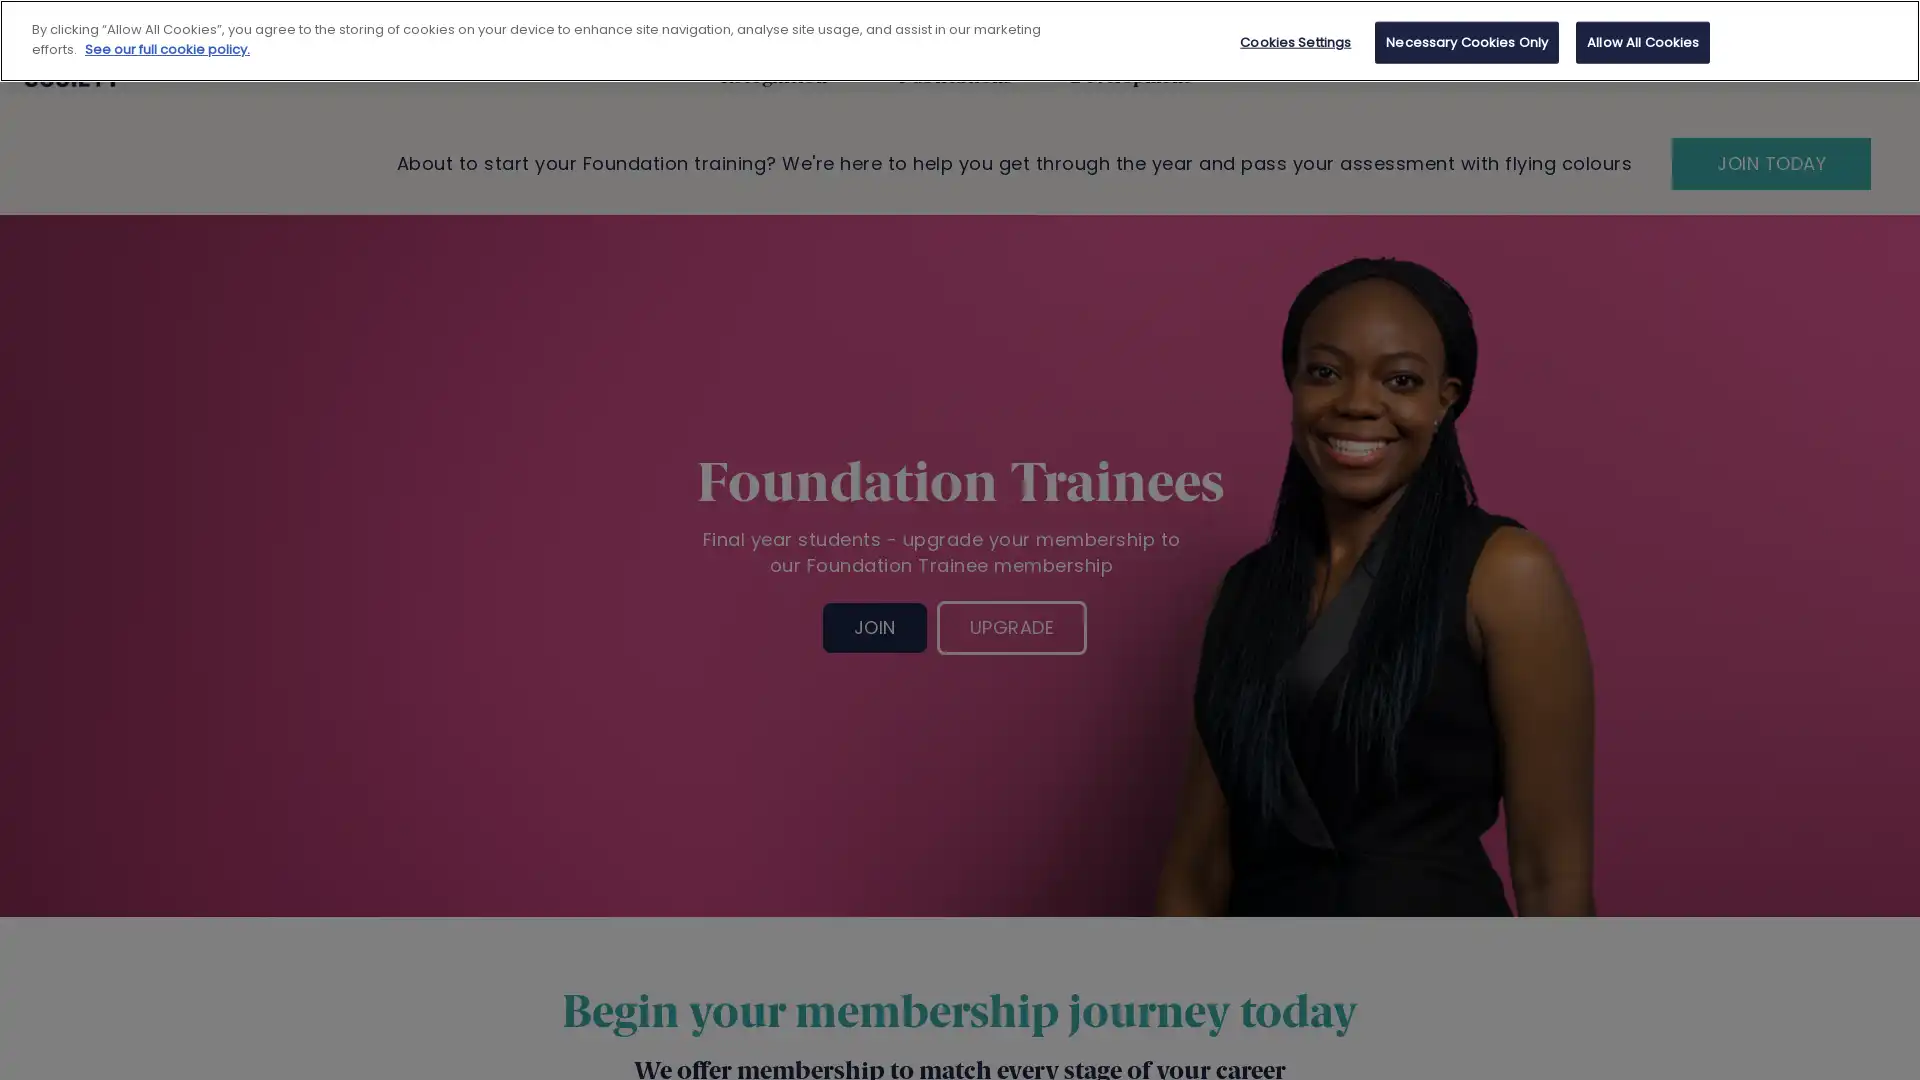  I want to click on Allow All Cookies, so click(1642, 42).